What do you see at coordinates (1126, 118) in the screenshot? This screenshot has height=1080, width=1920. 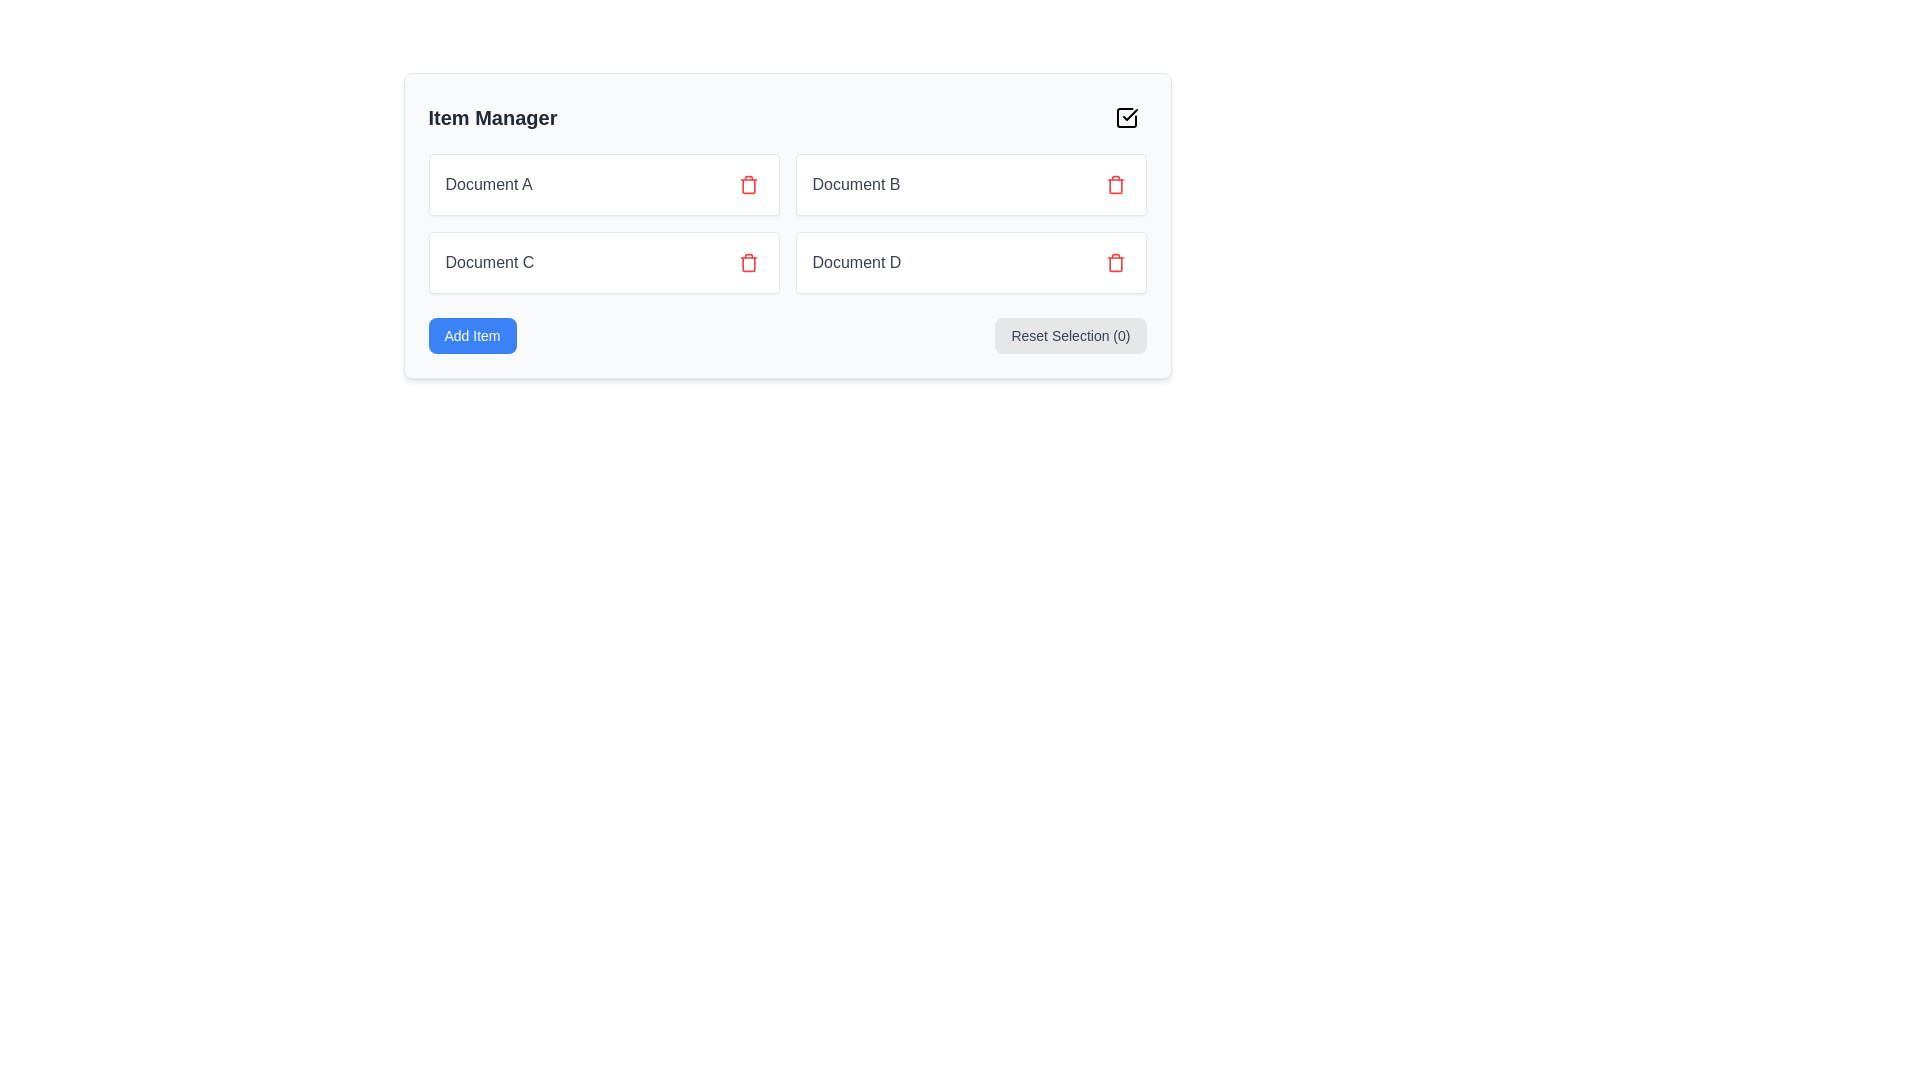 I see `the button with an icon located to the right of the title text 'Item Manager'` at bounding box center [1126, 118].